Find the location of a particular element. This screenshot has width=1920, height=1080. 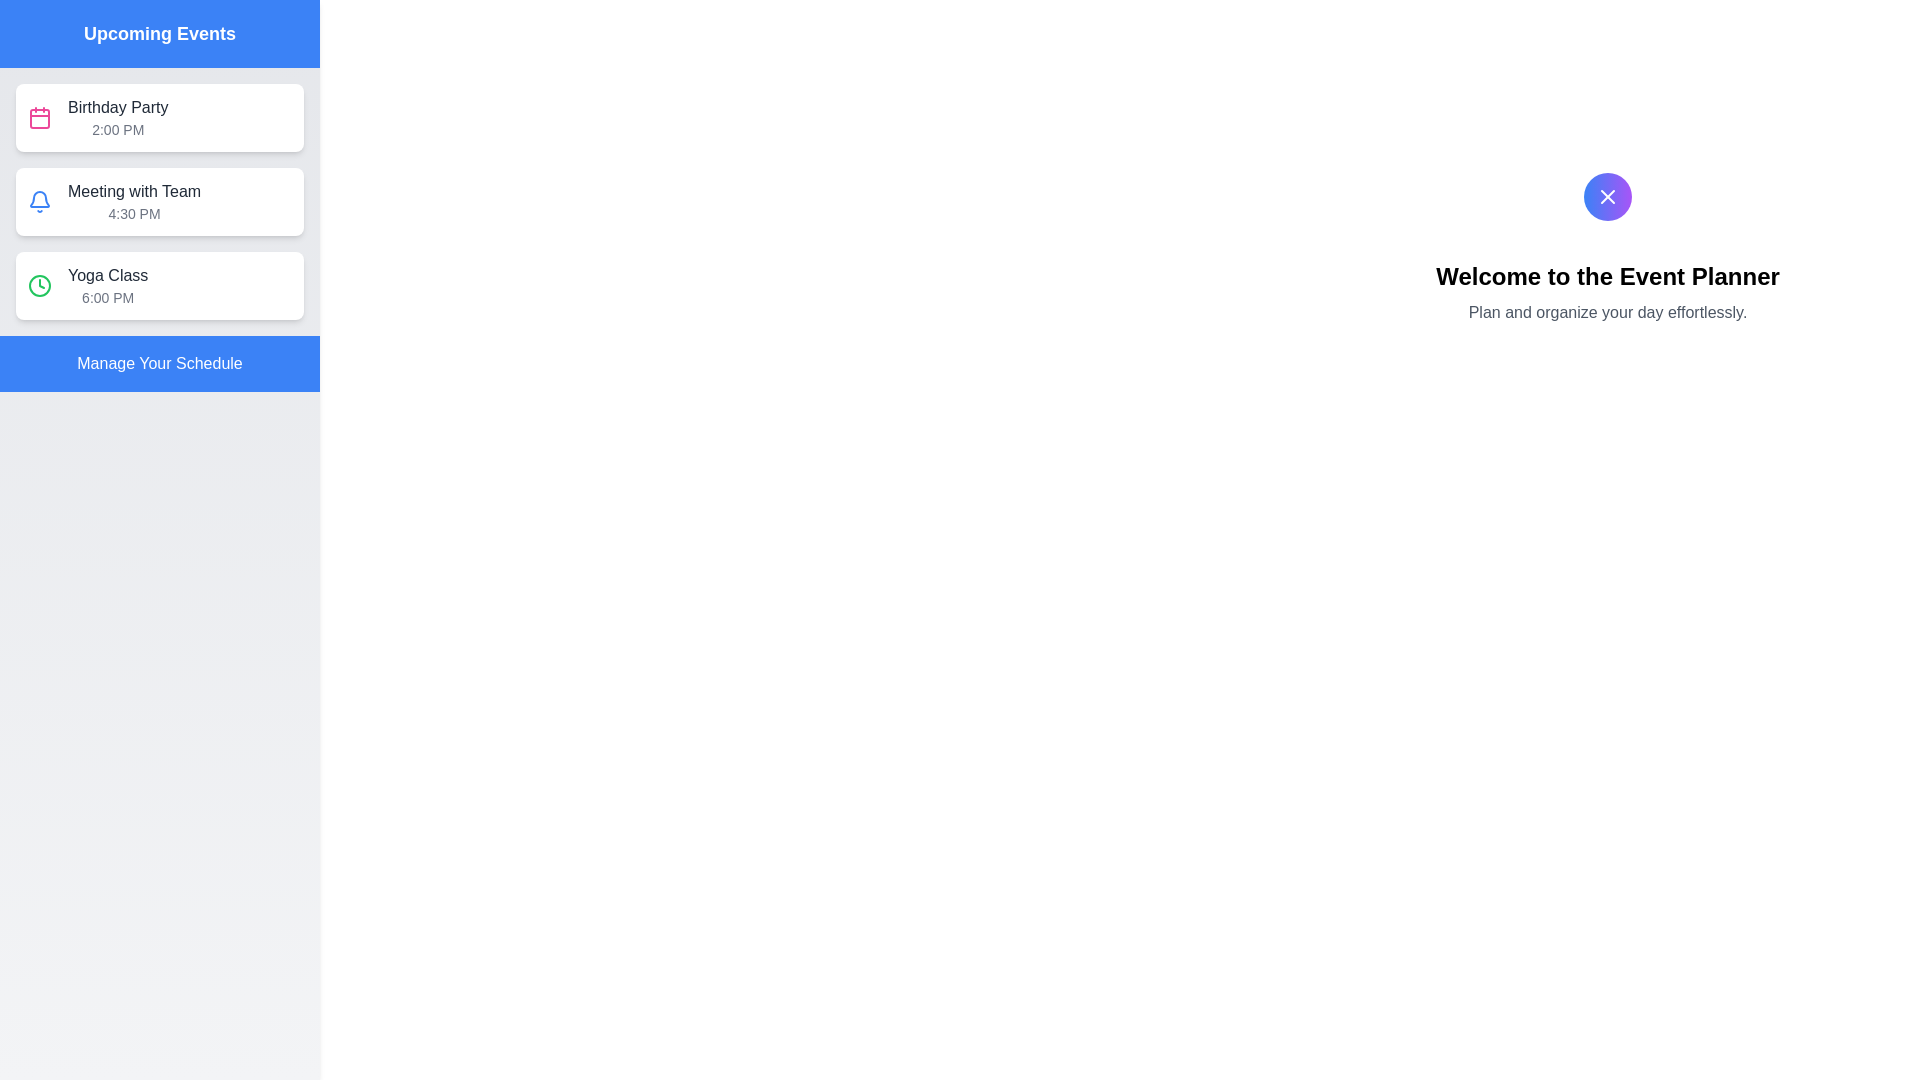

the clock icon indicating the time for the 'Yoga Class' event, which is positioned above the text '6:00 PM' and adjacent to 'Yoga Class' in the third card of the upcoming events list is located at coordinates (39, 285).